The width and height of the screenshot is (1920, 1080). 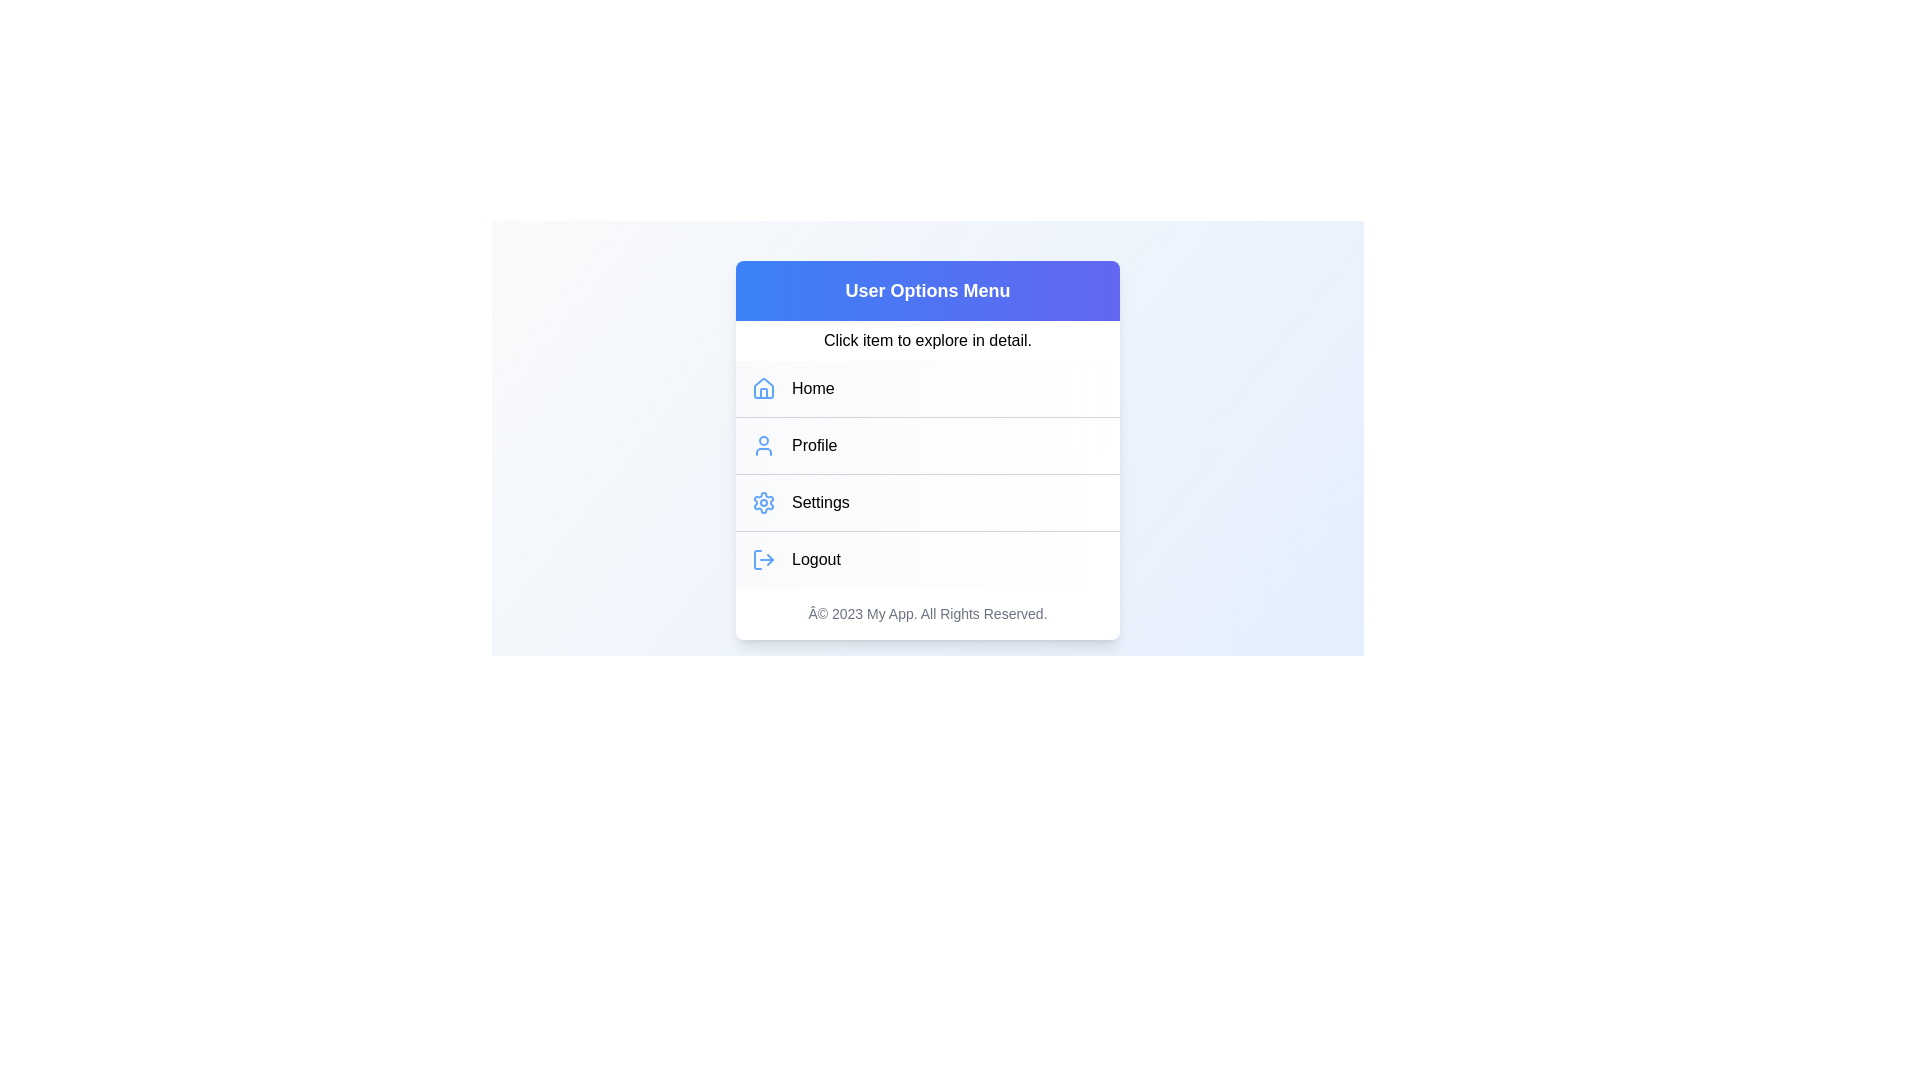 I want to click on the informational text section of the UserProfileMenu component, so click(x=926, y=339).